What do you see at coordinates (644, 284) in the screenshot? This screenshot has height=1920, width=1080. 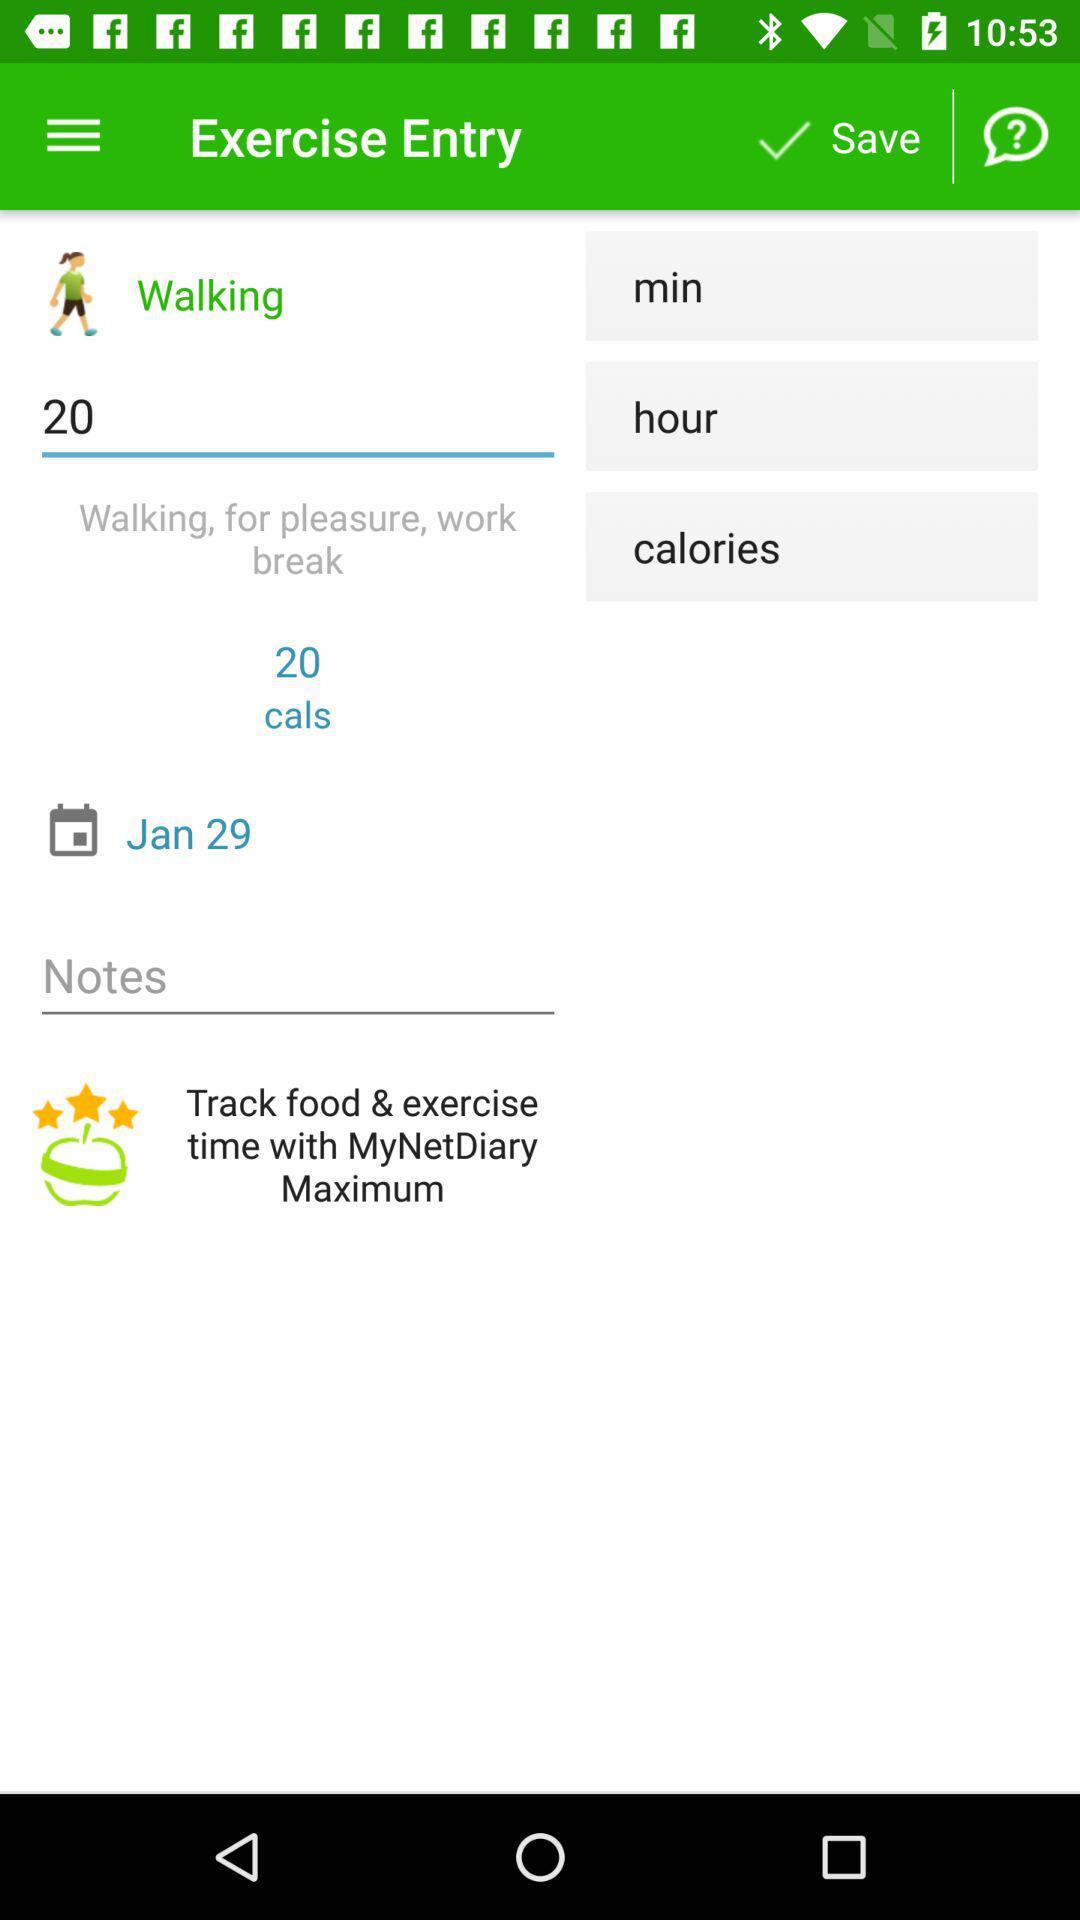 I see `the   min item` at bounding box center [644, 284].